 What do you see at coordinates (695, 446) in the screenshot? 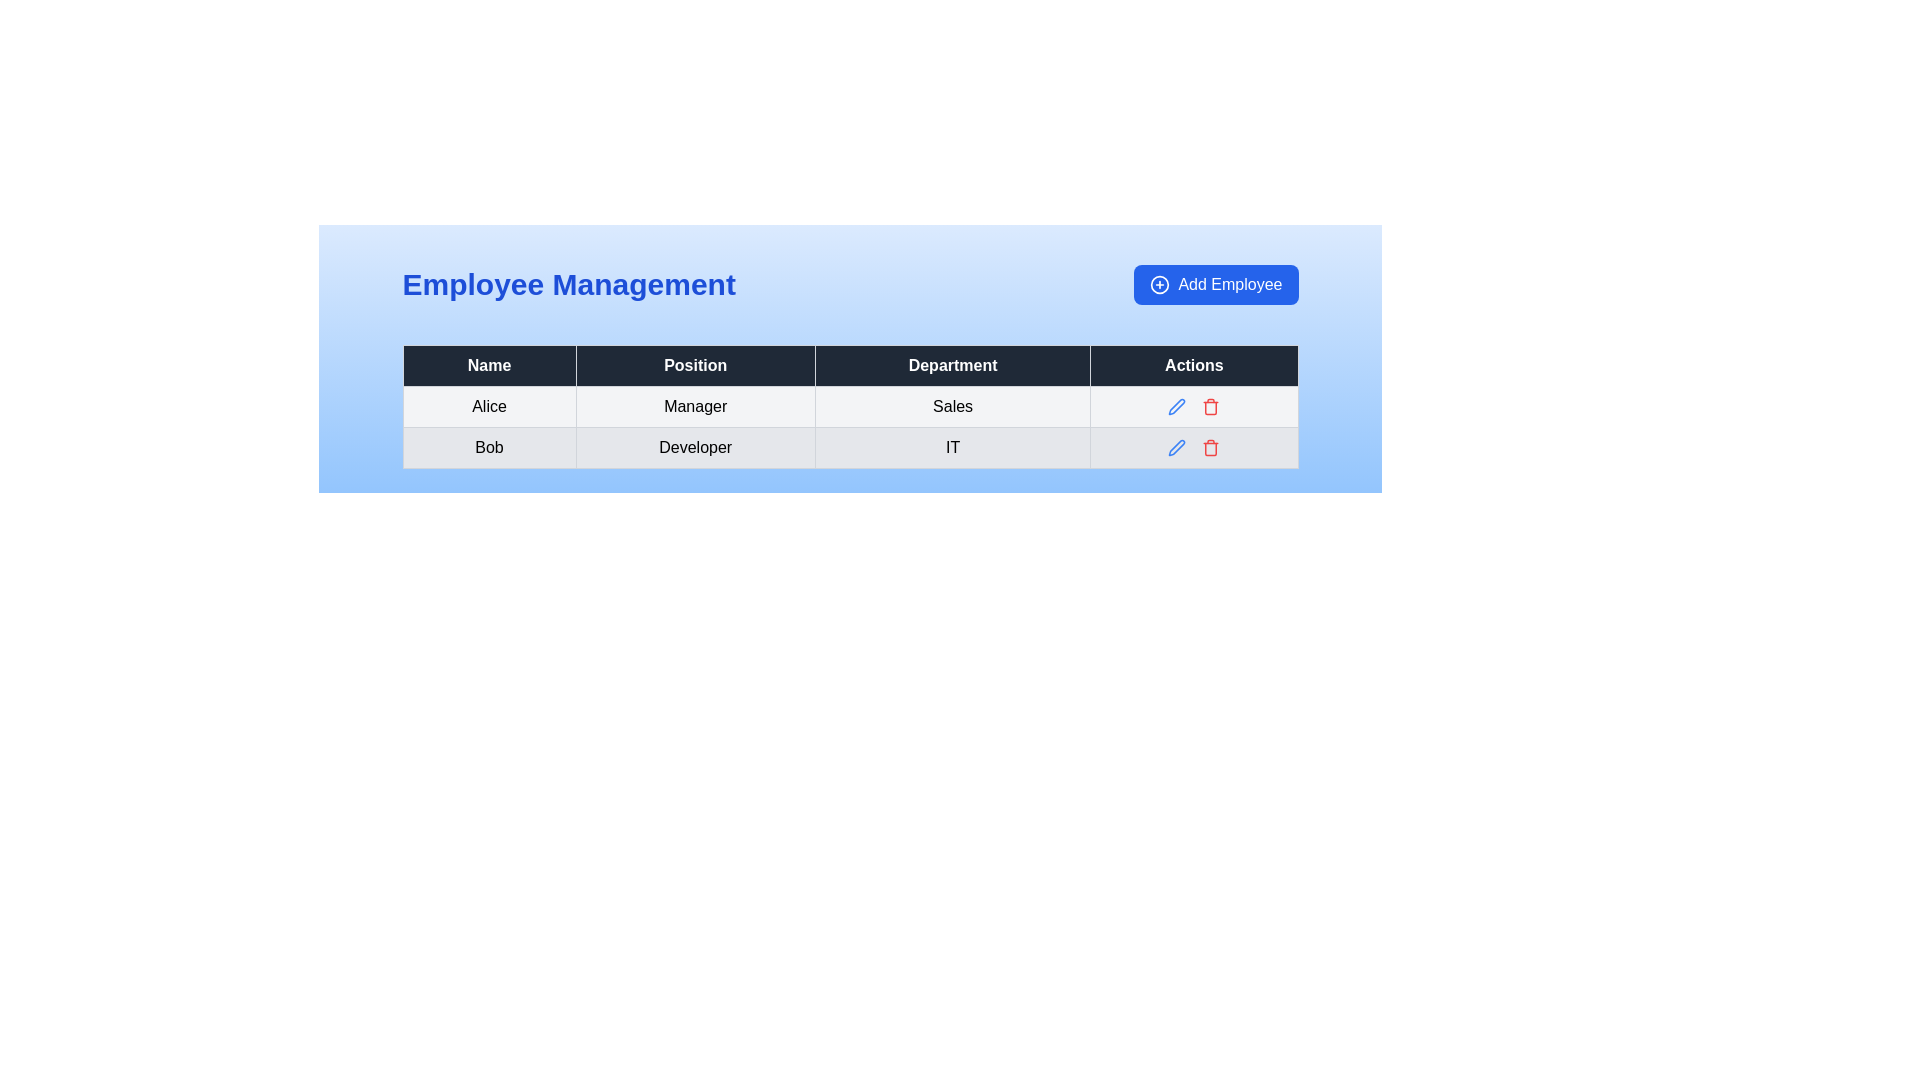
I see `information displayed in the table cell that shows the job position of the employee 'Bob', located in the second column of the second row under the 'Position' header` at bounding box center [695, 446].